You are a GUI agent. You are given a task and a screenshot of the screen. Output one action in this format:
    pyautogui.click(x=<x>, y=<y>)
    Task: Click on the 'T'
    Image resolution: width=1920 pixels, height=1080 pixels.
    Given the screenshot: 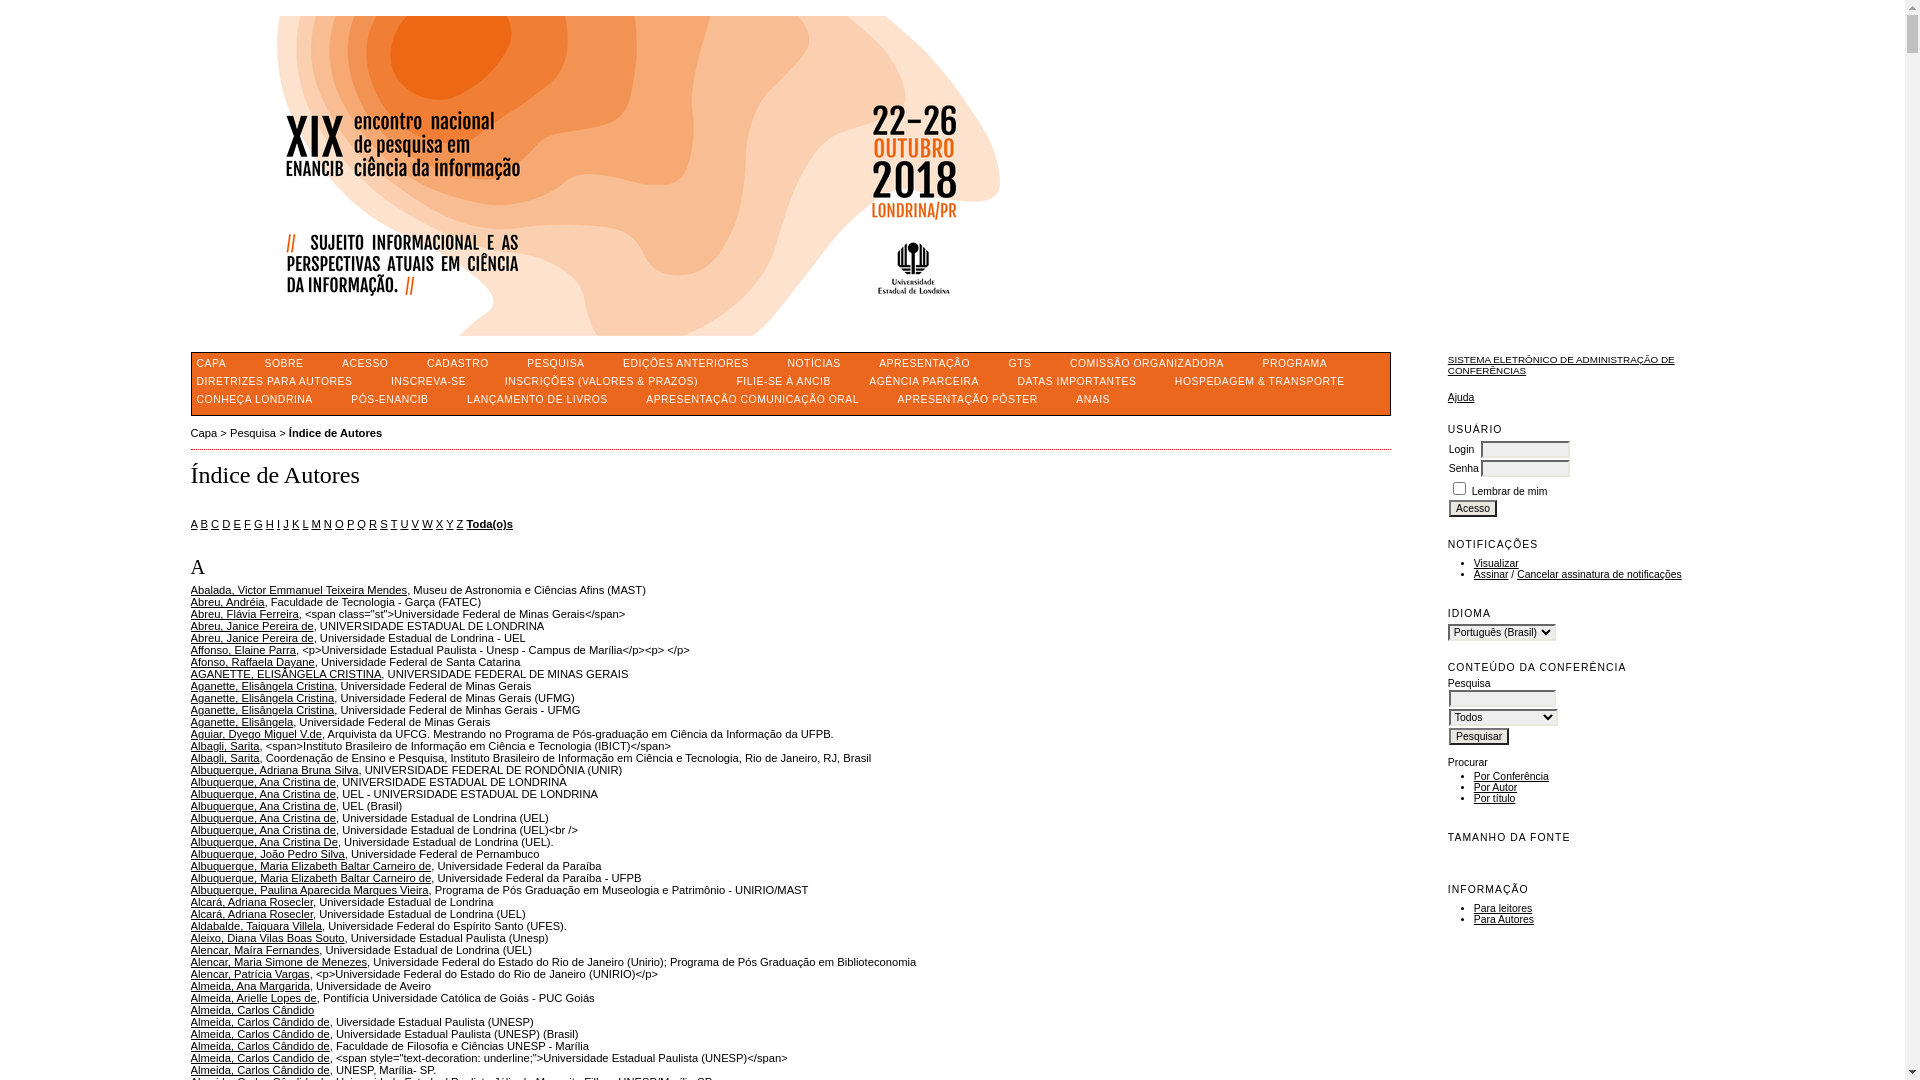 What is the action you would take?
    pyautogui.click(x=394, y=523)
    